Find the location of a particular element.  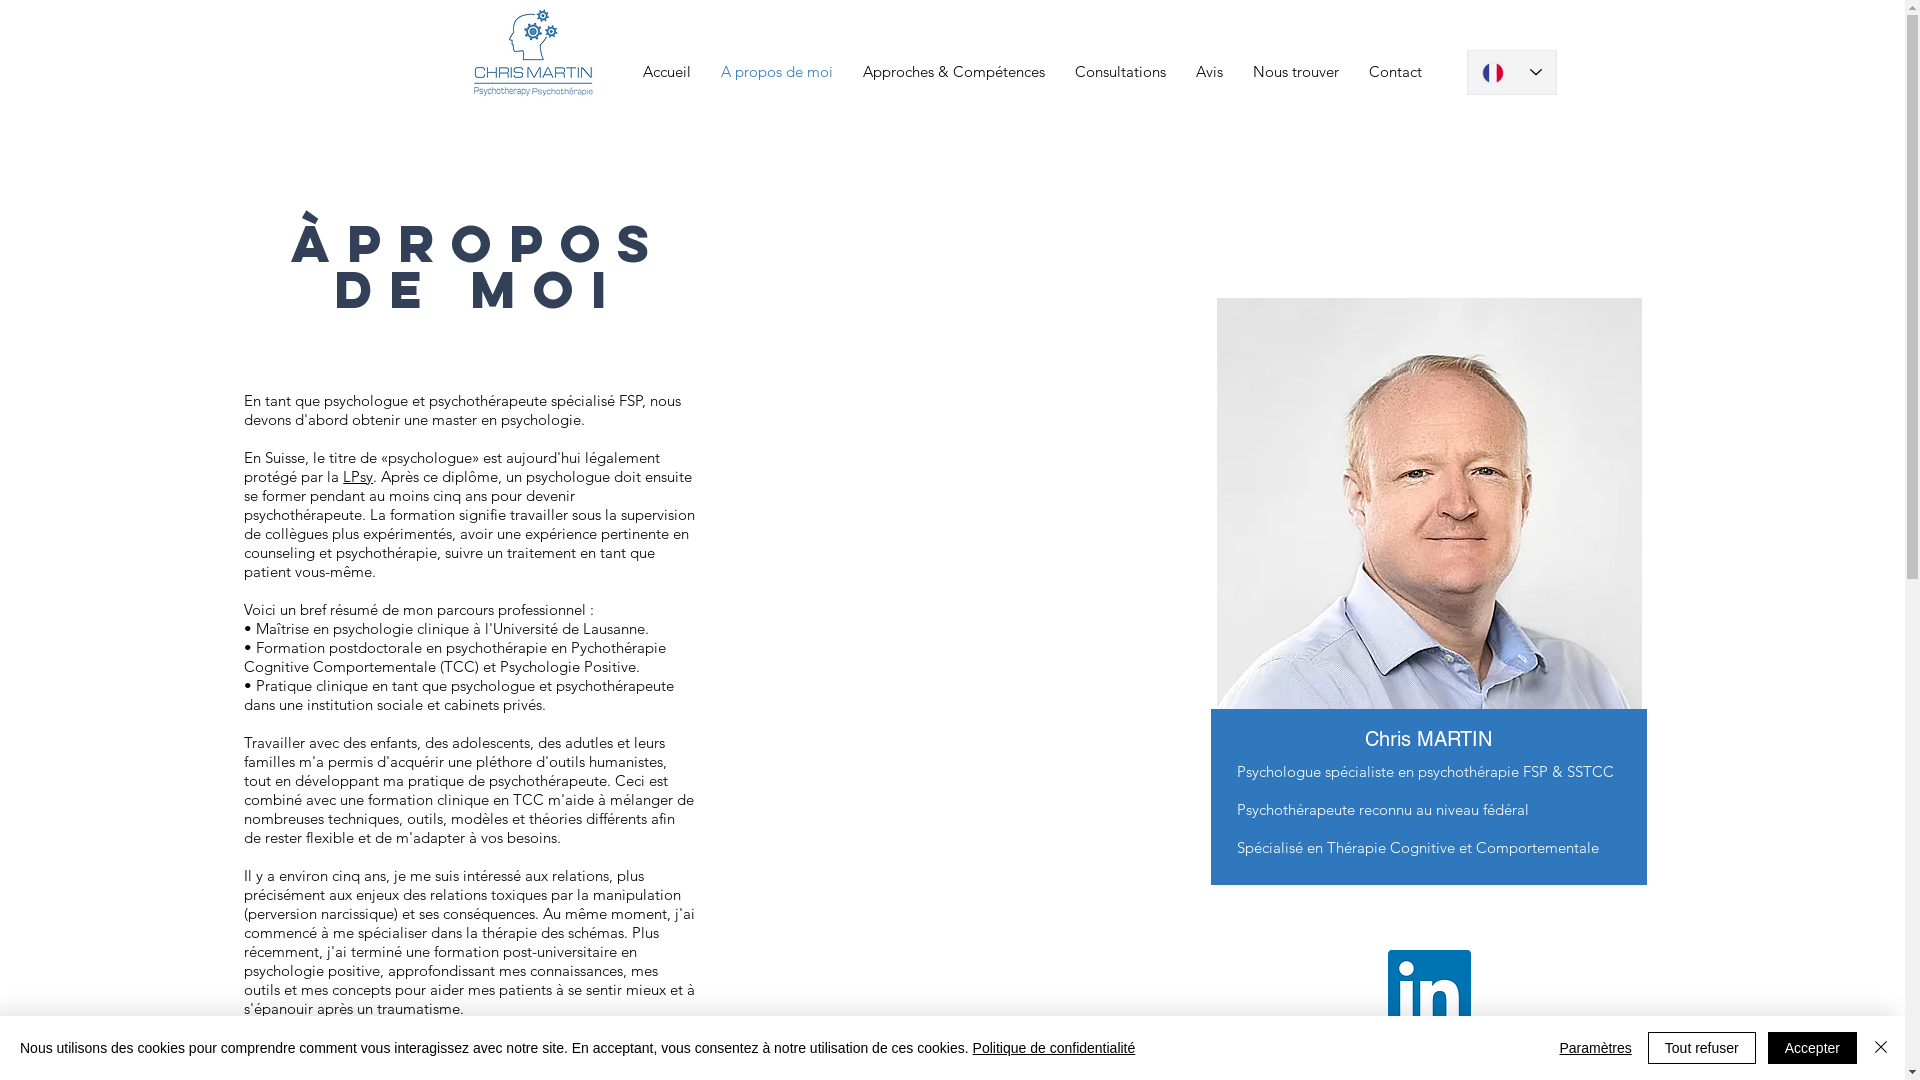

'A propos de moi' is located at coordinates (776, 71).